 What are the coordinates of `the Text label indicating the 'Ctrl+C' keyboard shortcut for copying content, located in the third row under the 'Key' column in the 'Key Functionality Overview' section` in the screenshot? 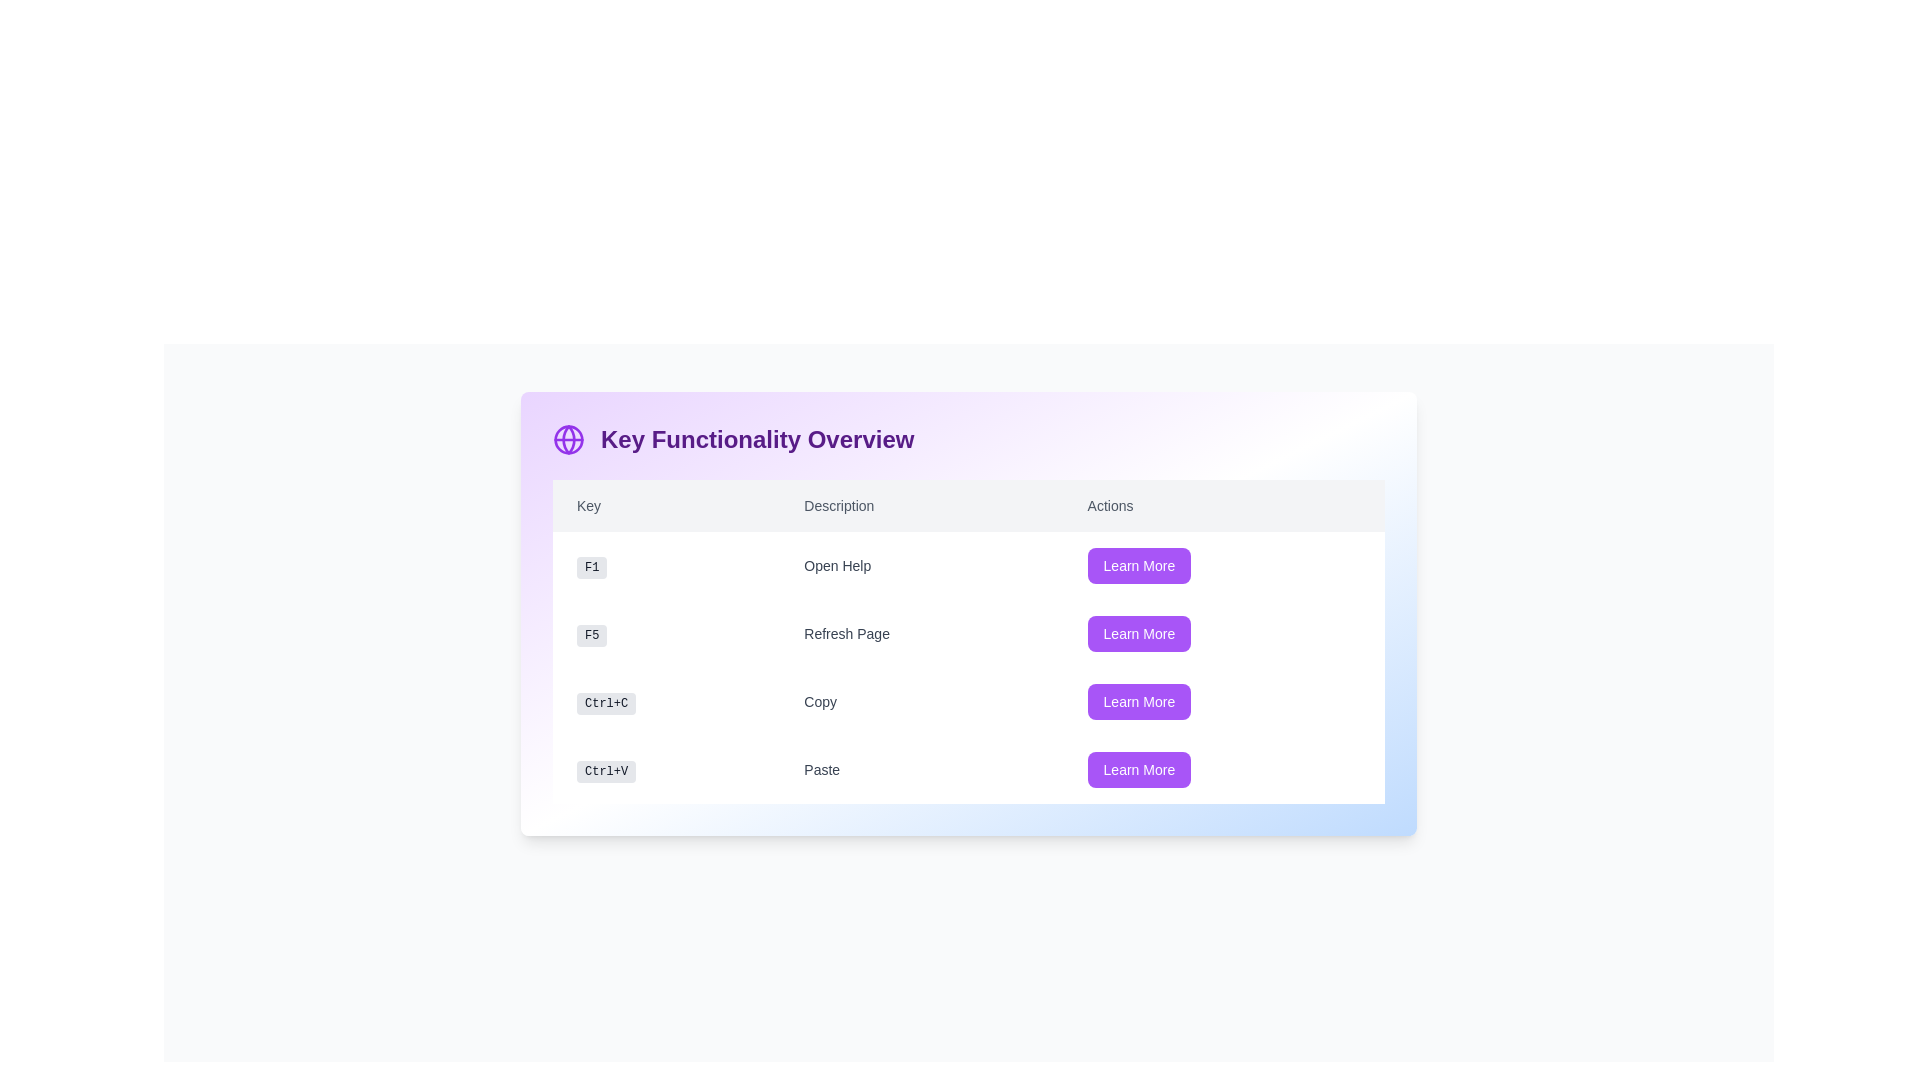 It's located at (605, 703).